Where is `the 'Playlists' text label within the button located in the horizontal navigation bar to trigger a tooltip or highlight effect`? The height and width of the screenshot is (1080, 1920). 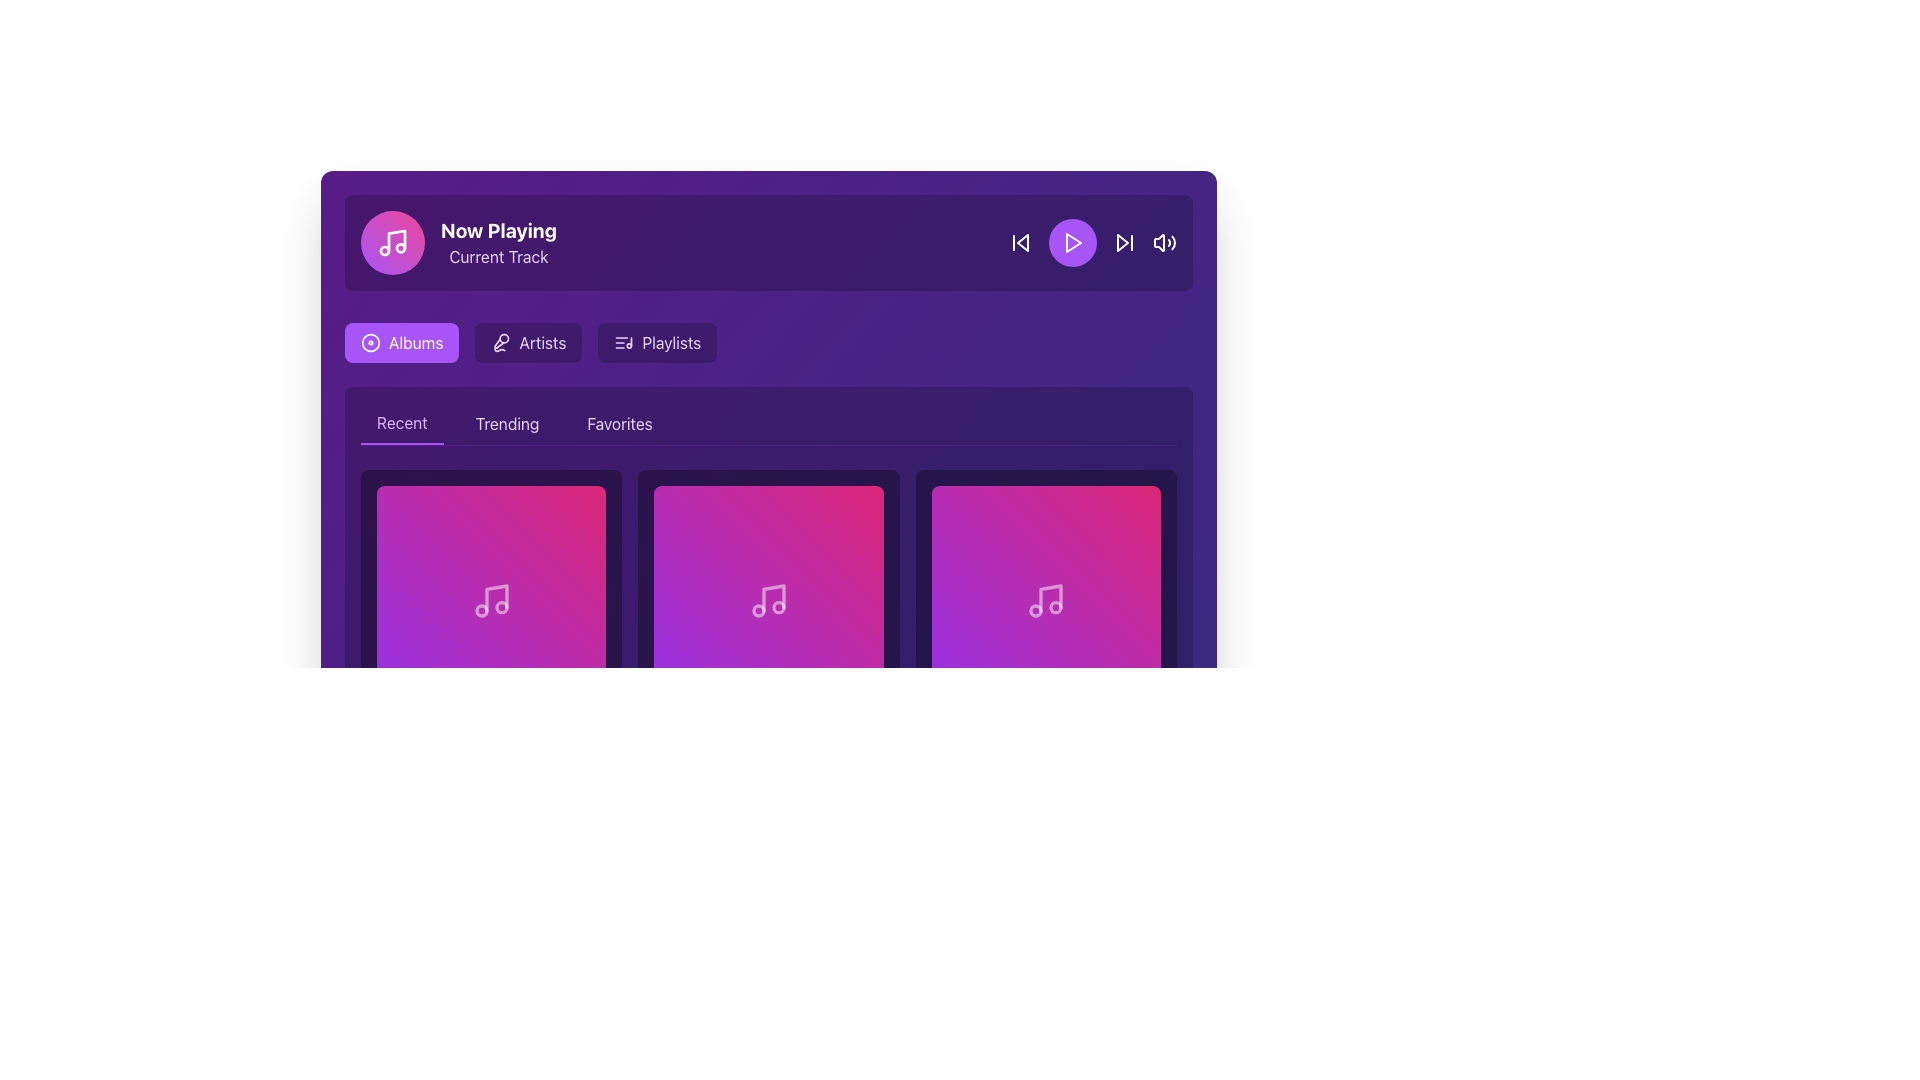
the 'Playlists' text label within the button located in the horizontal navigation bar to trigger a tooltip or highlight effect is located at coordinates (671, 342).